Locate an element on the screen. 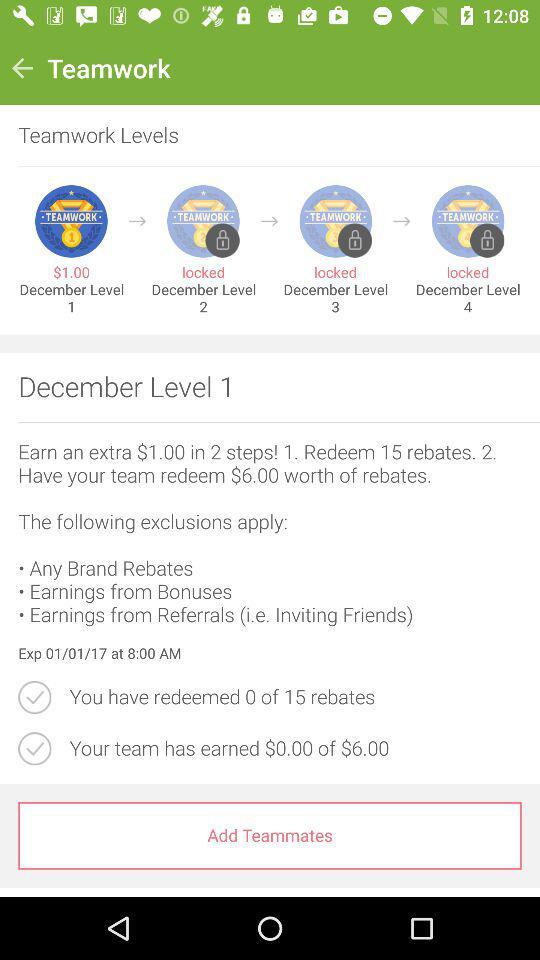  the icon next to the teamwork icon is located at coordinates (21, 68).